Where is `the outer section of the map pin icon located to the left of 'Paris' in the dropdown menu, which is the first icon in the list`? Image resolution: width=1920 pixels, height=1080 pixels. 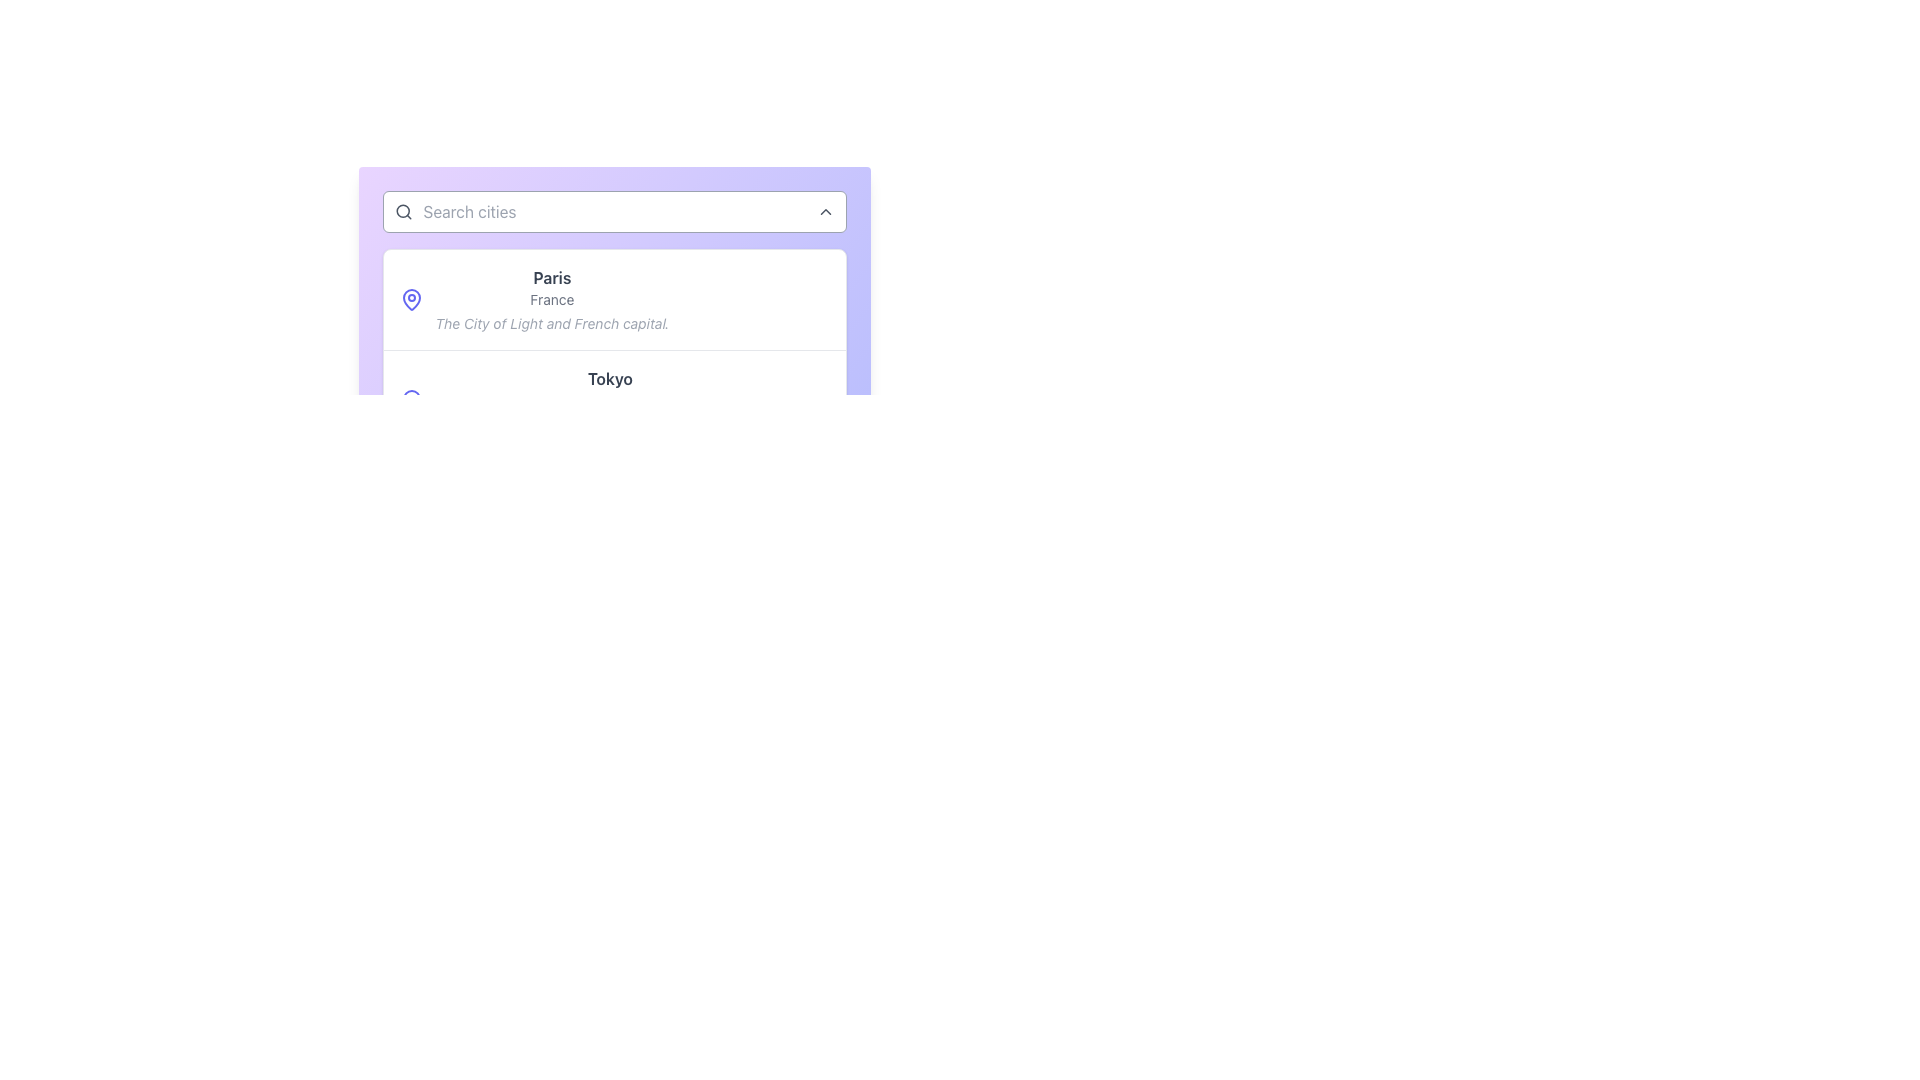 the outer section of the map pin icon located to the left of 'Paris' in the dropdown menu, which is the first icon in the list is located at coordinates (410, 300).